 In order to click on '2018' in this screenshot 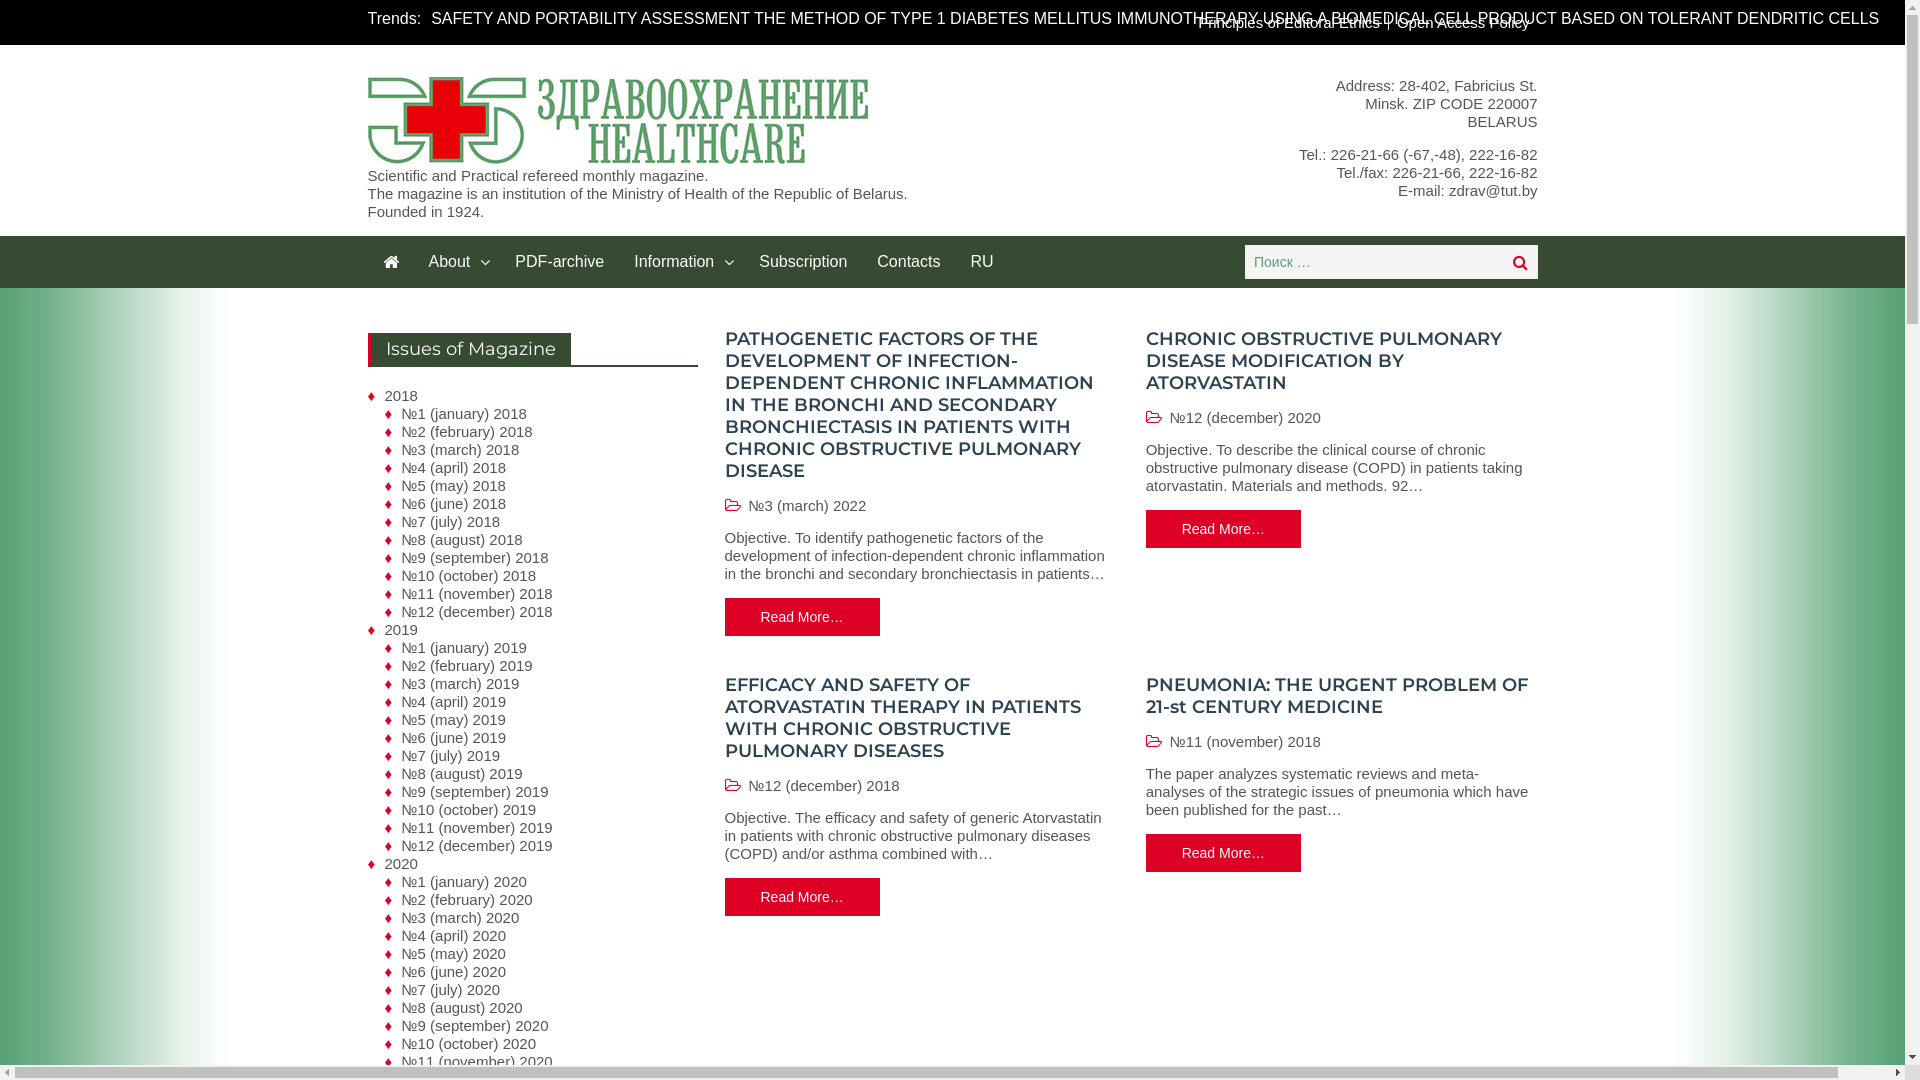, I will do `click(400, 395)`.